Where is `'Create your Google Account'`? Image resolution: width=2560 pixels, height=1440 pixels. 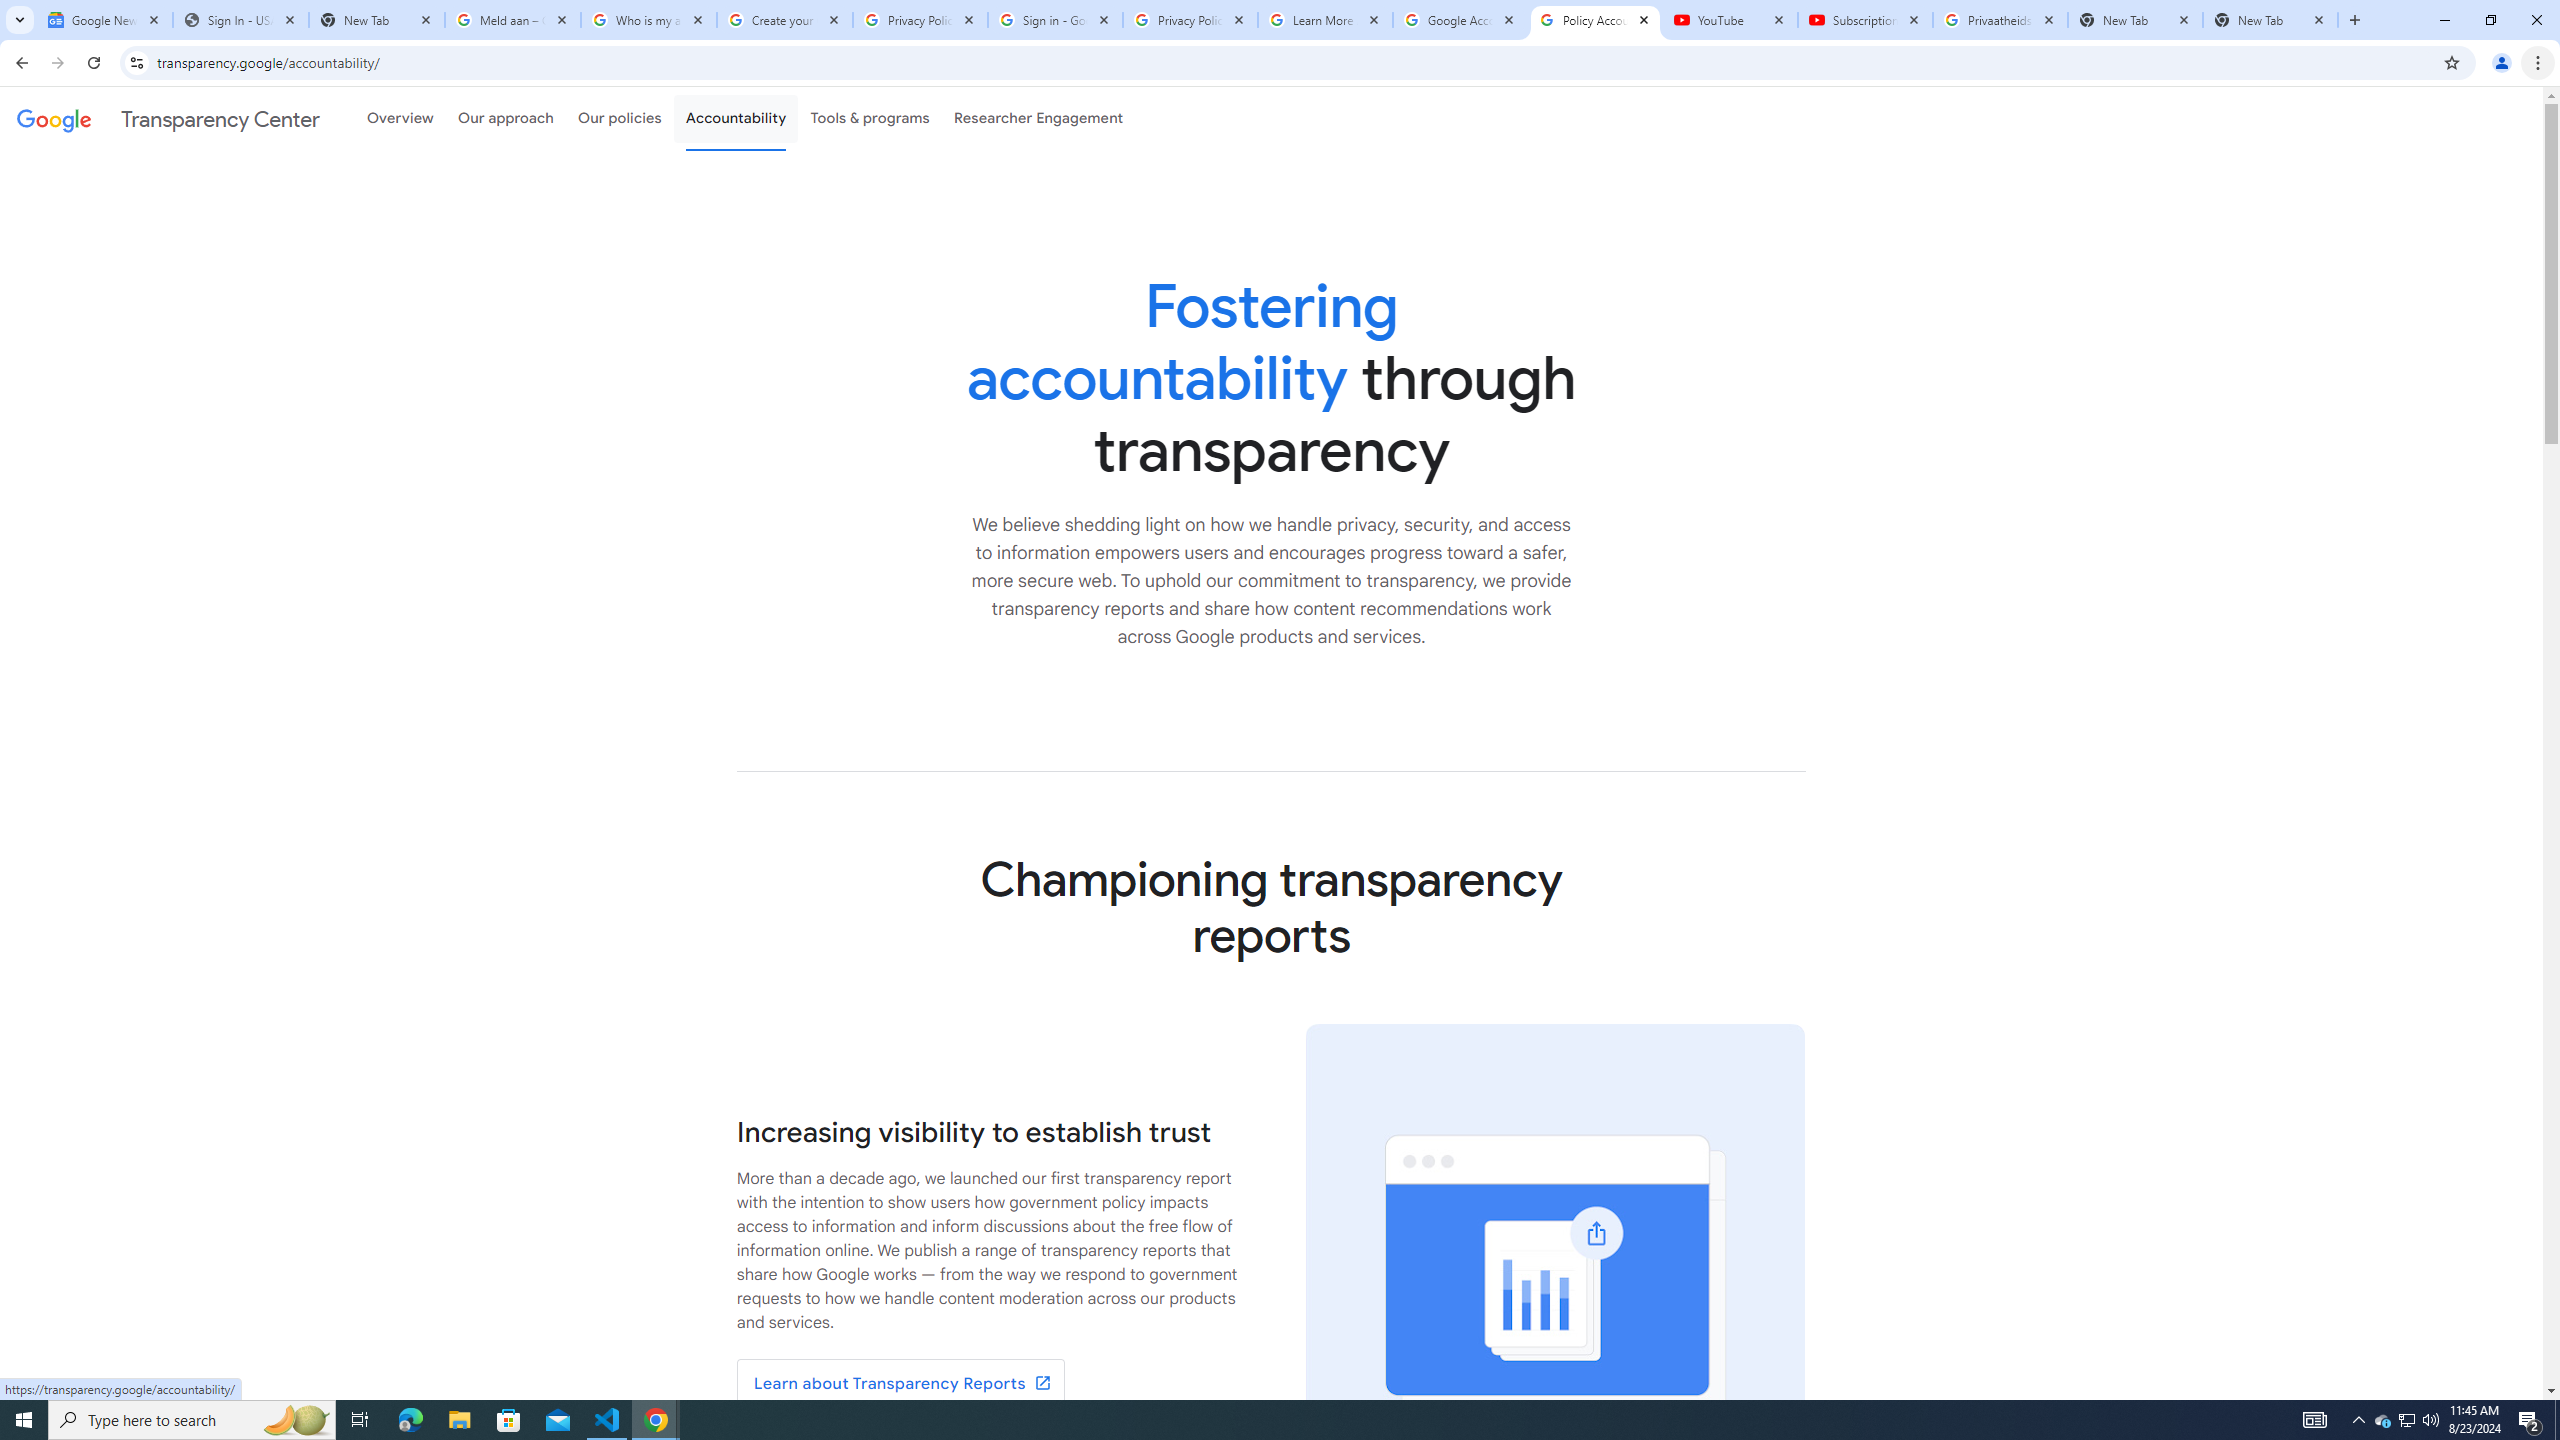 'Create your Google Account' is located at coordinates (784, 19).